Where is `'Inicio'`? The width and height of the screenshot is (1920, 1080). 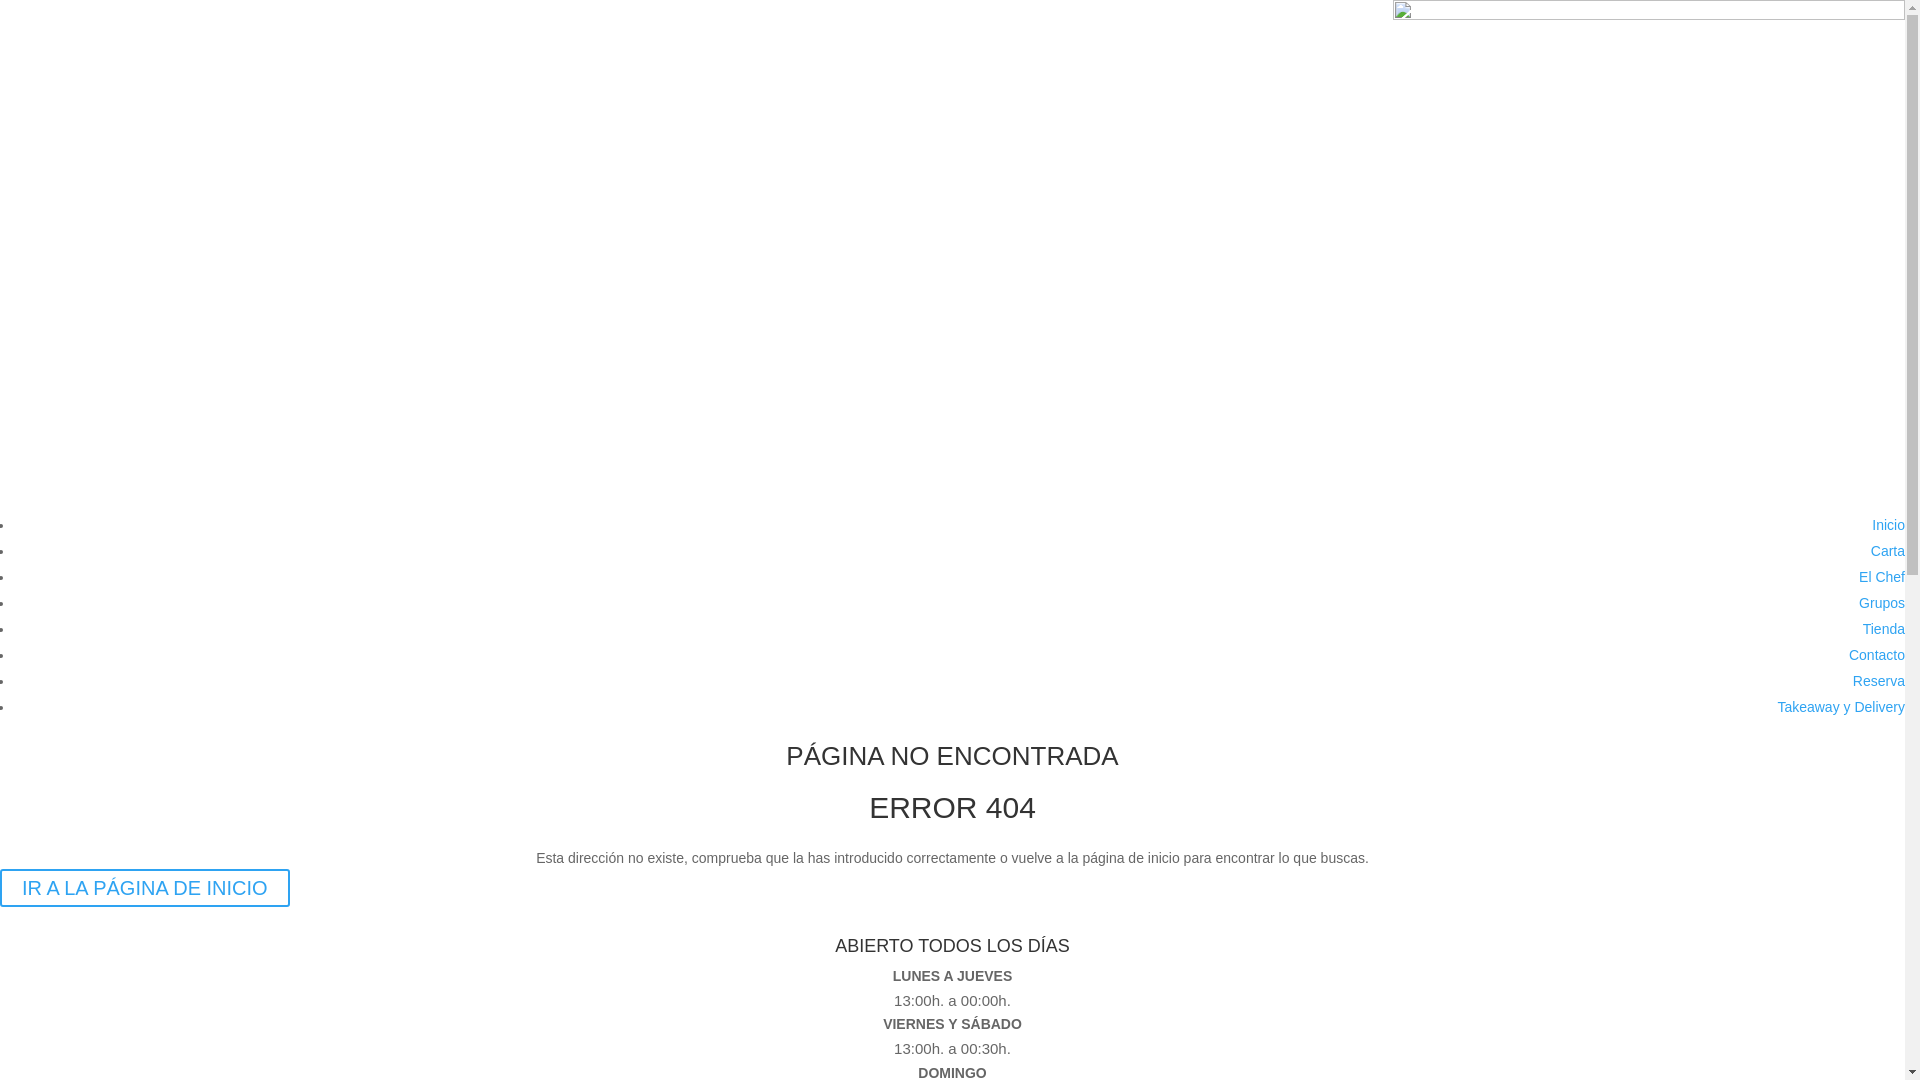
'Inicio' is located at coordinates (1887, 523).